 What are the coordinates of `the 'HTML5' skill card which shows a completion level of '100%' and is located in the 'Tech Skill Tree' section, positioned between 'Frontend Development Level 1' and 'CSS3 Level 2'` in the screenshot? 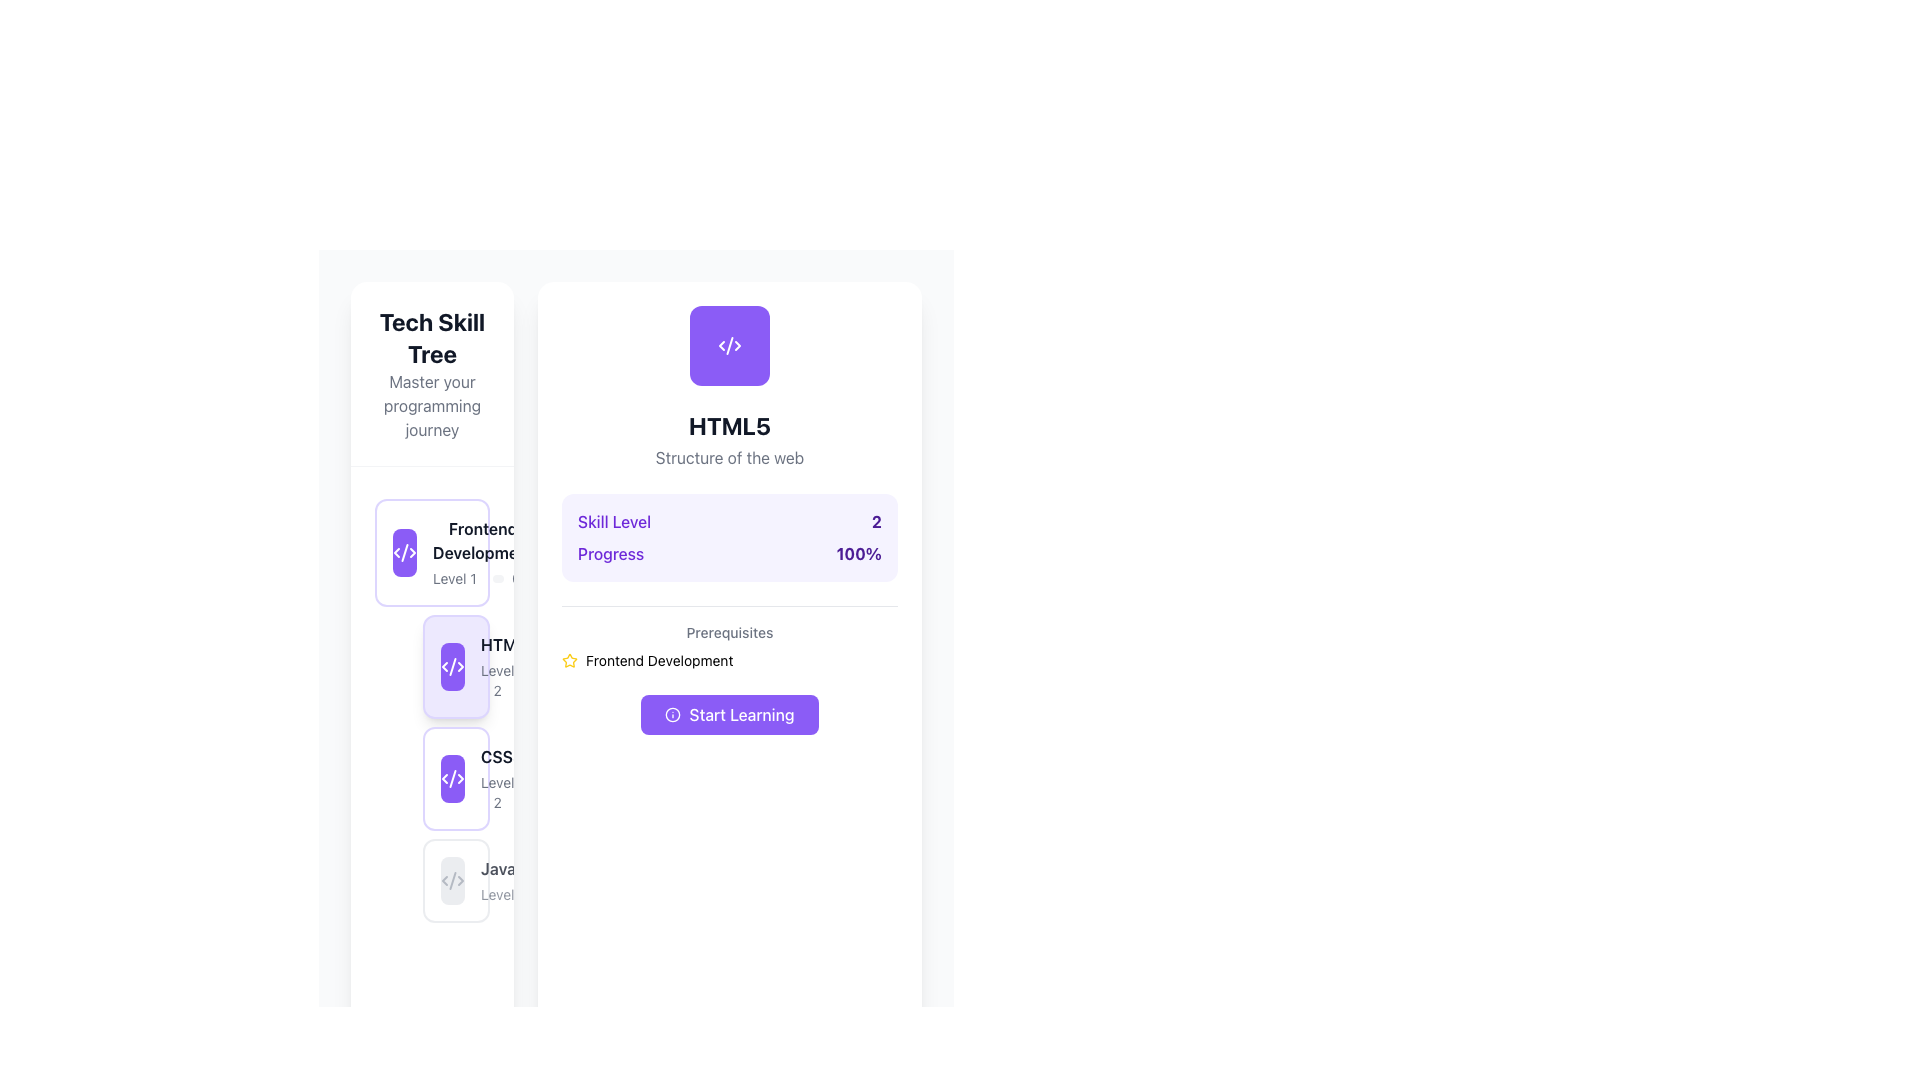 It's located at (431, 667).